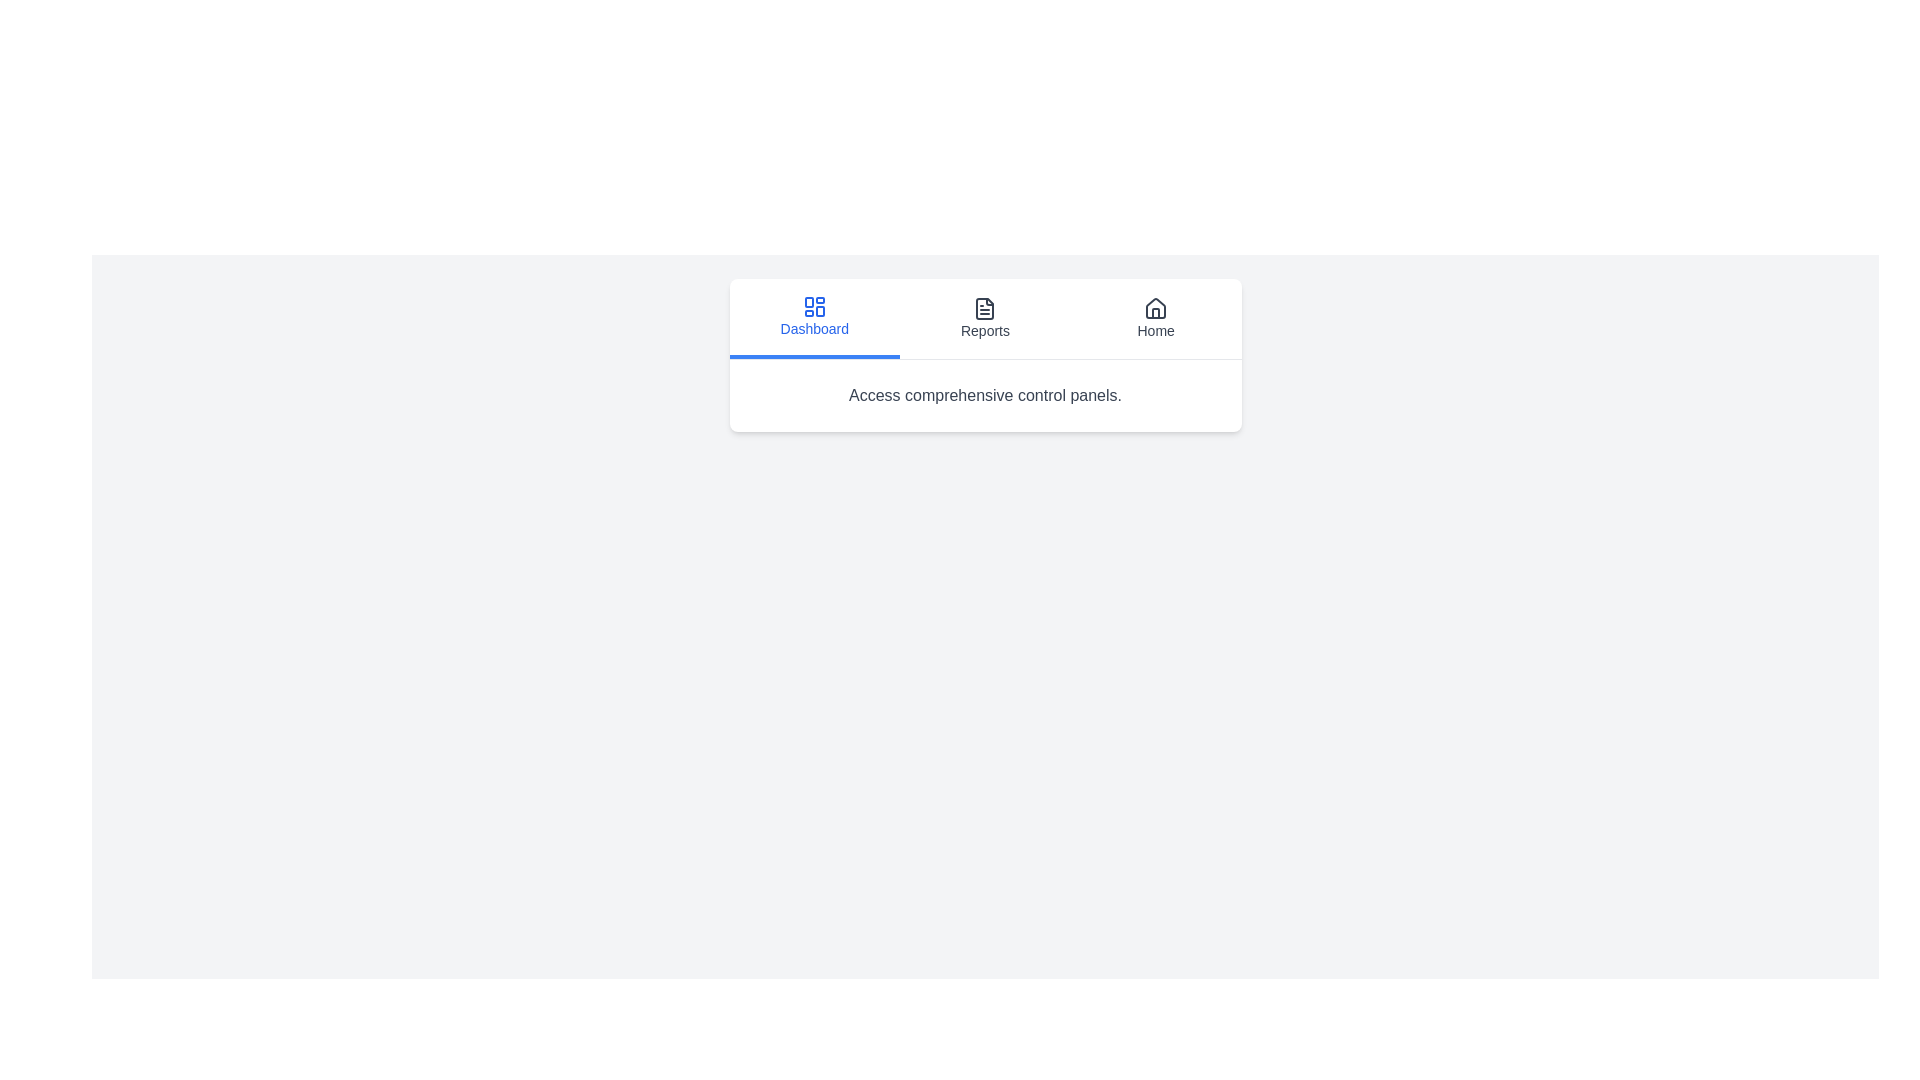  Describe the element at coordinates (814, 318) in the screenshot. I see `the tab button labeled Dashboard` at that location.